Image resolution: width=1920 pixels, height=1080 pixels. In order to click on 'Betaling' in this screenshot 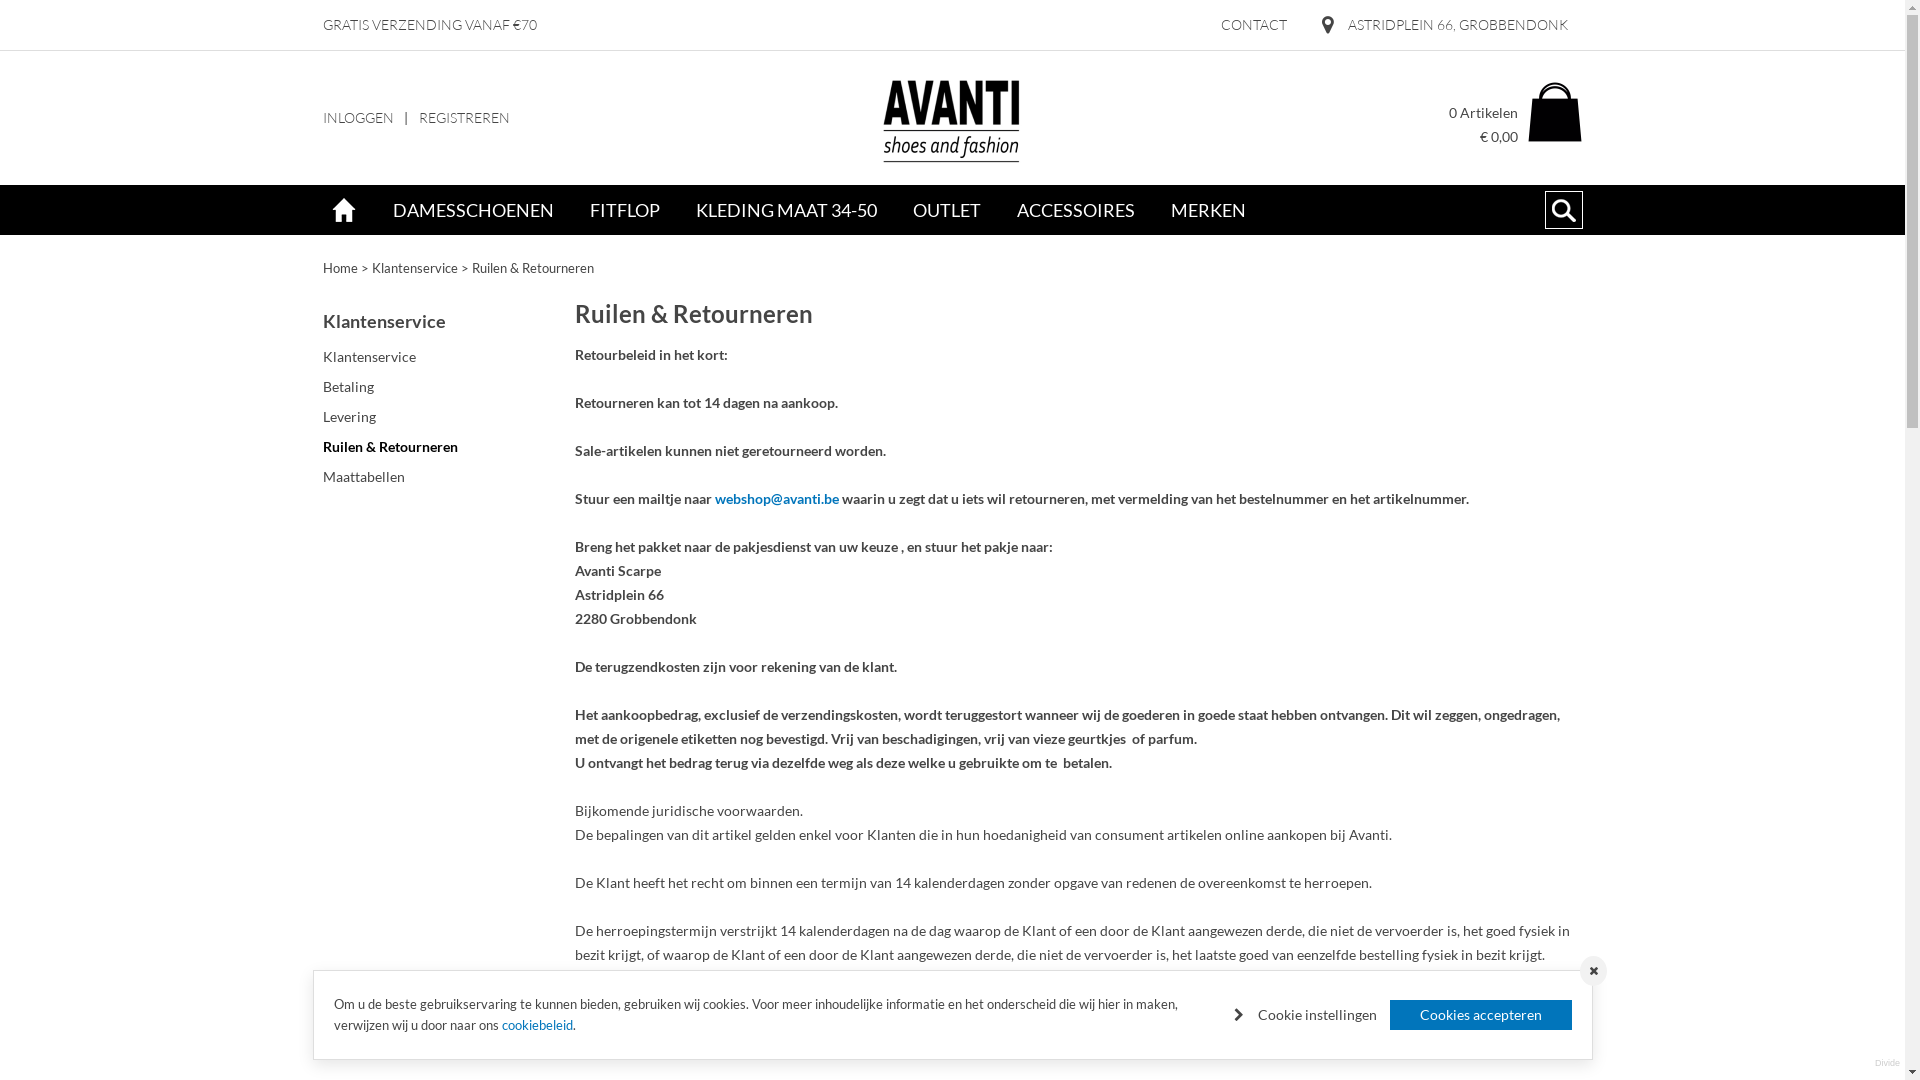, I will do `click(439, 386)`.